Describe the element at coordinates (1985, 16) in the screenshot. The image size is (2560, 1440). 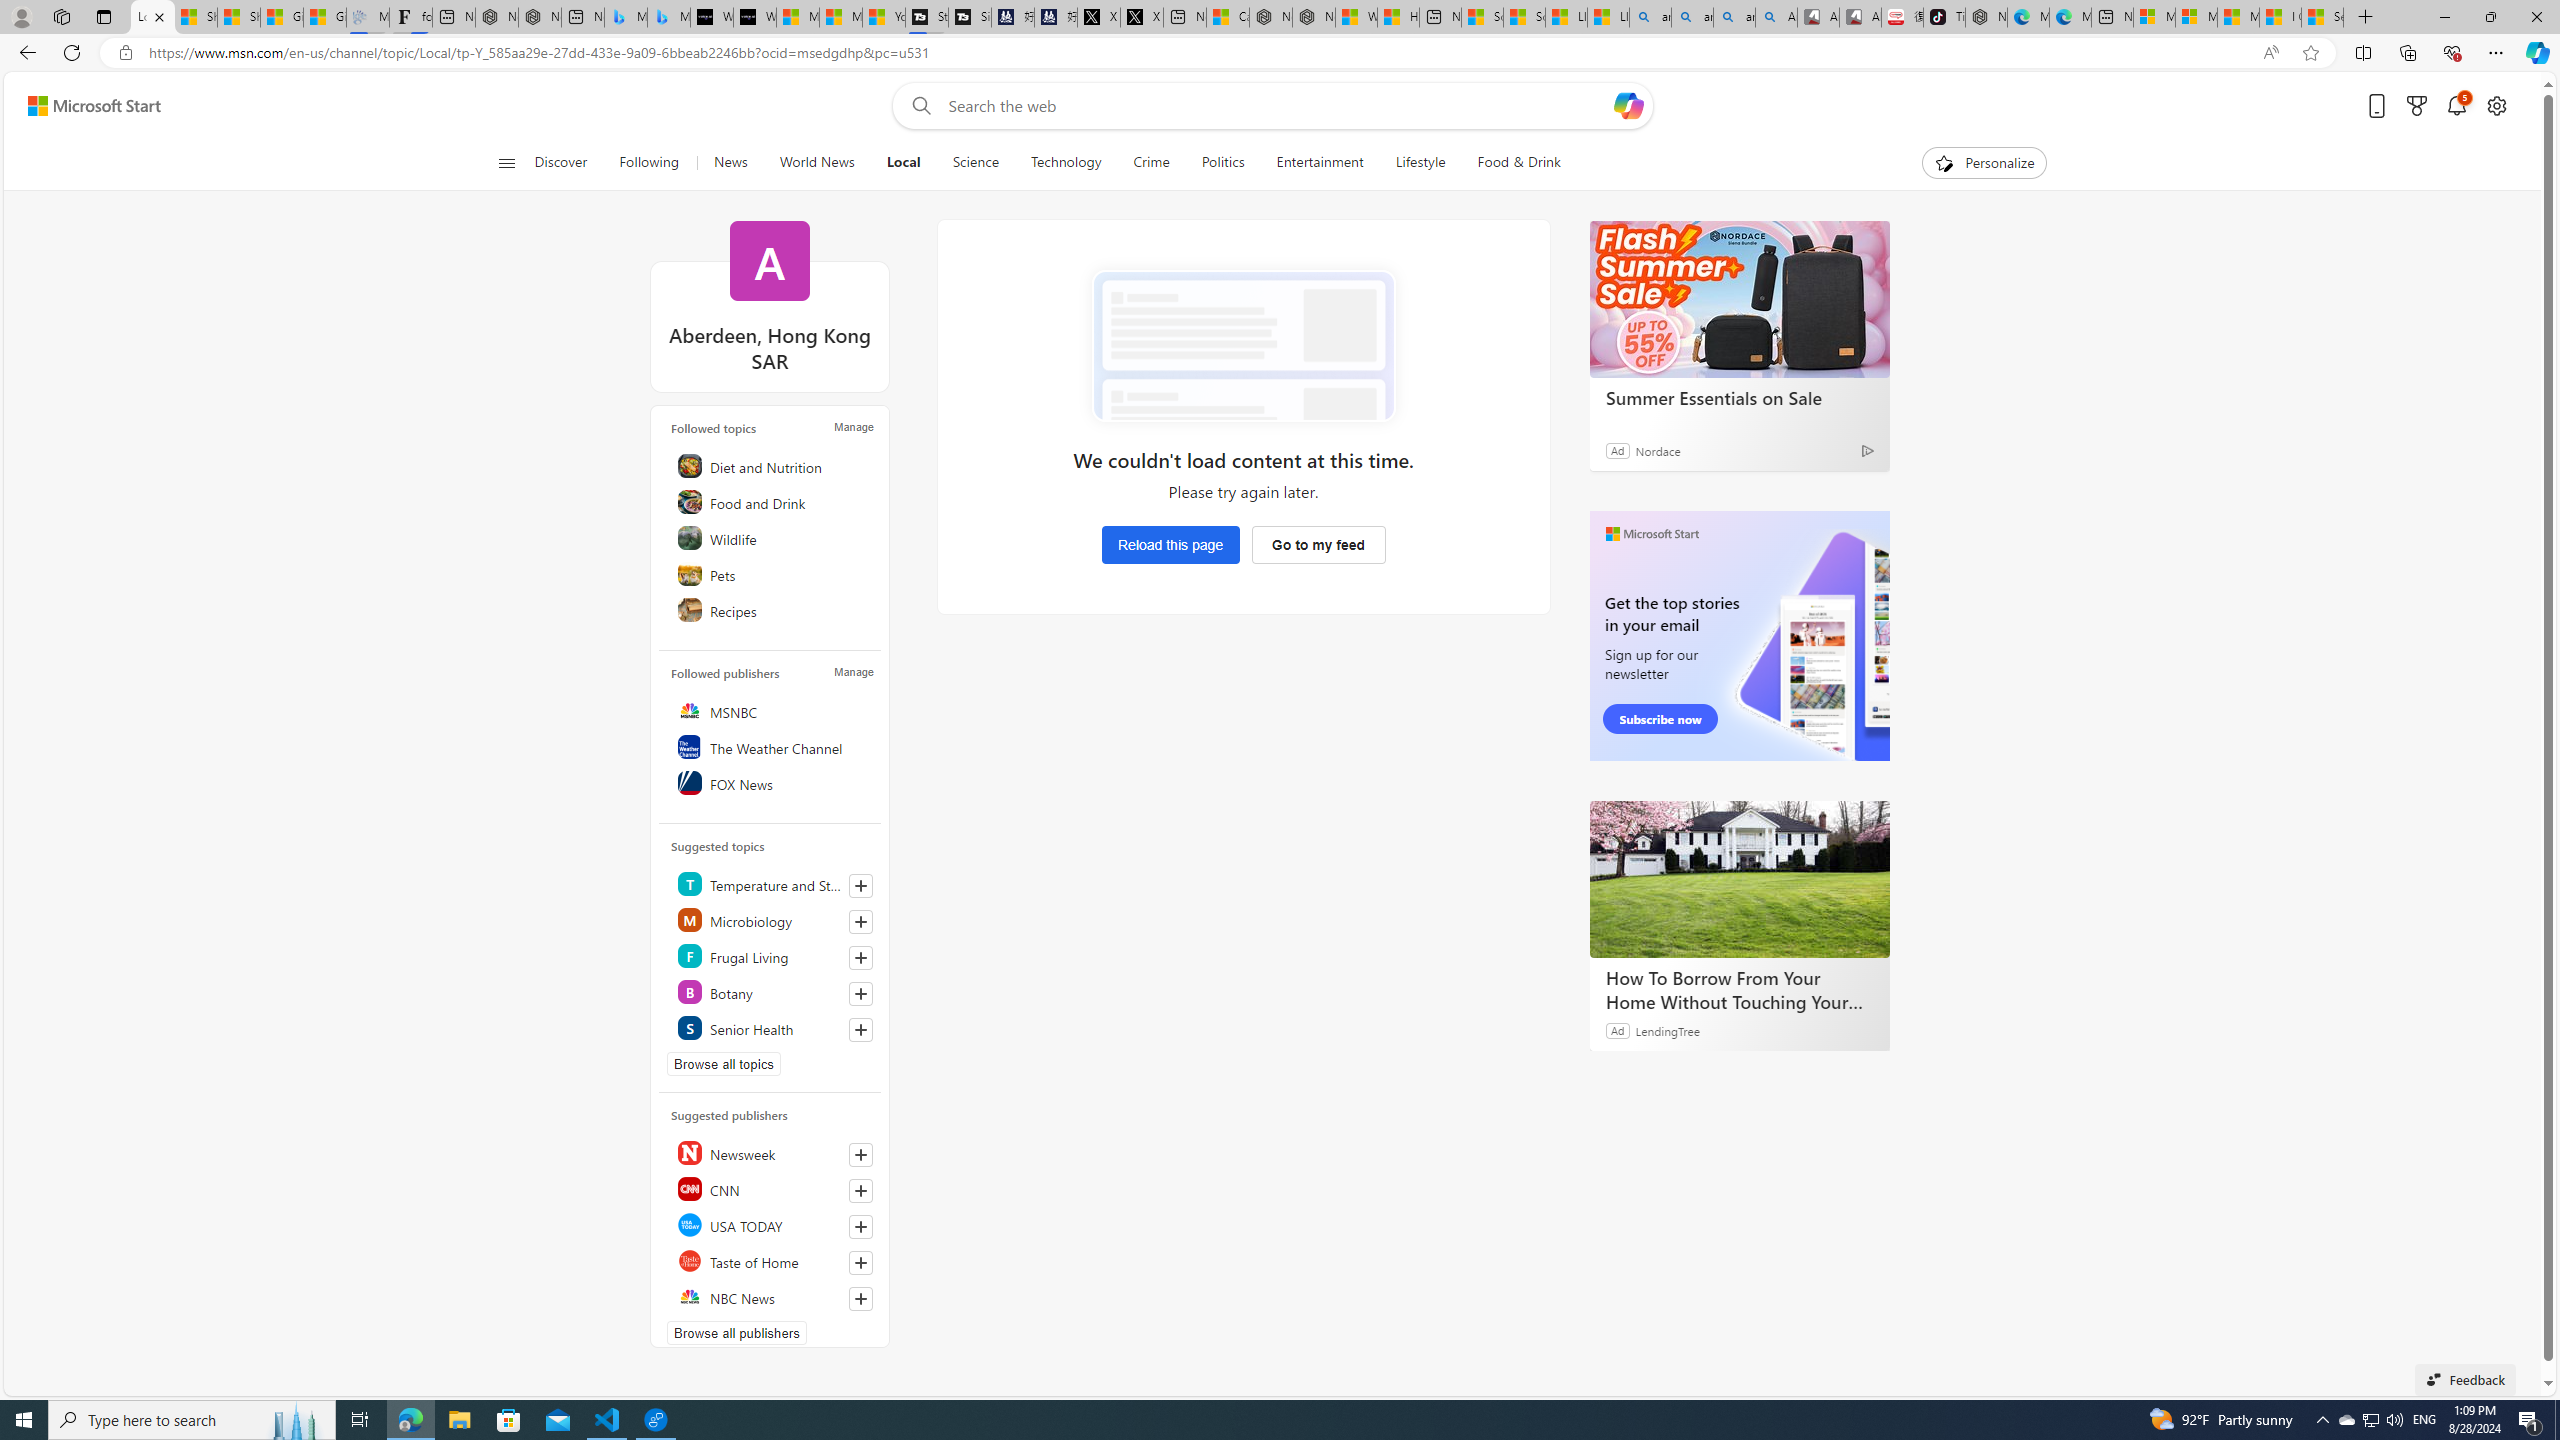
I see `'Nordace - Best Sellers'` at that location.